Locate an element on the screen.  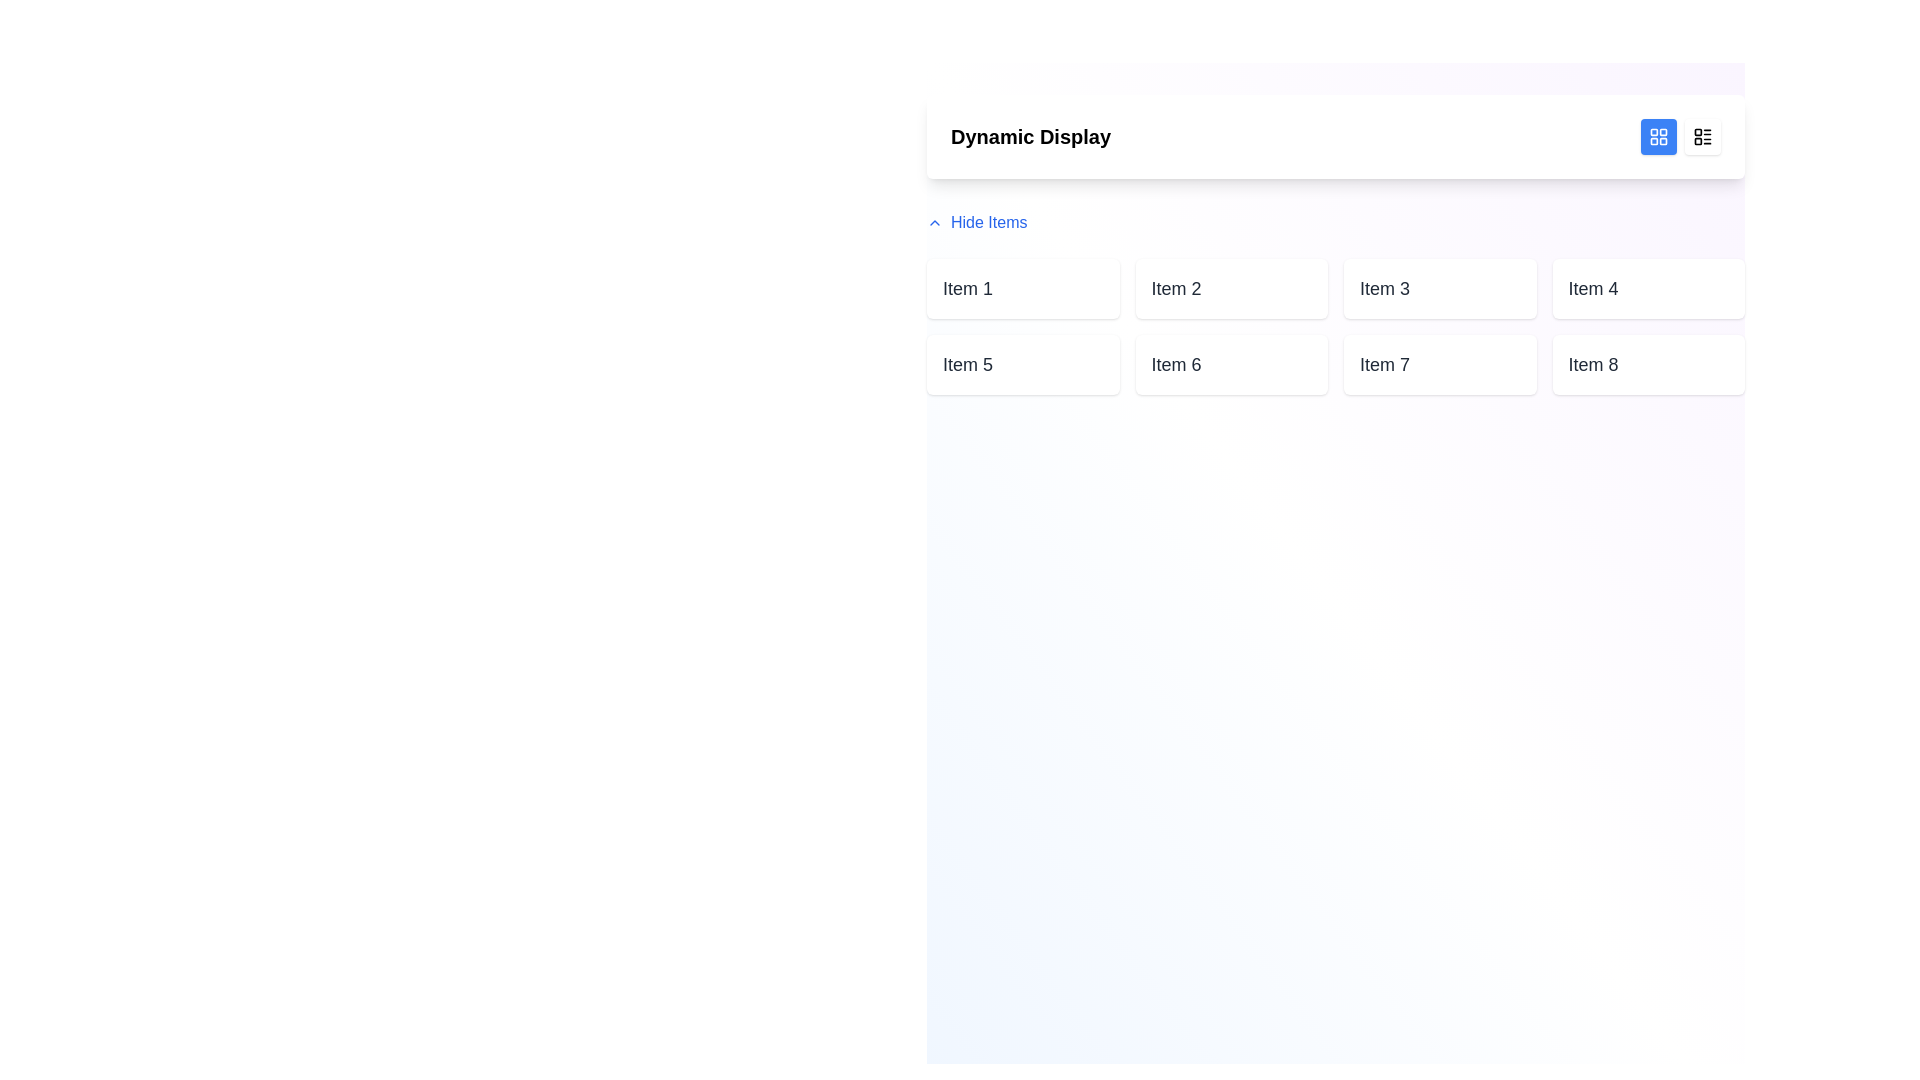
the bold text label reading 'Dynamic Display' located in the top left portion of its containing section is located at coordinates (1031, 136).